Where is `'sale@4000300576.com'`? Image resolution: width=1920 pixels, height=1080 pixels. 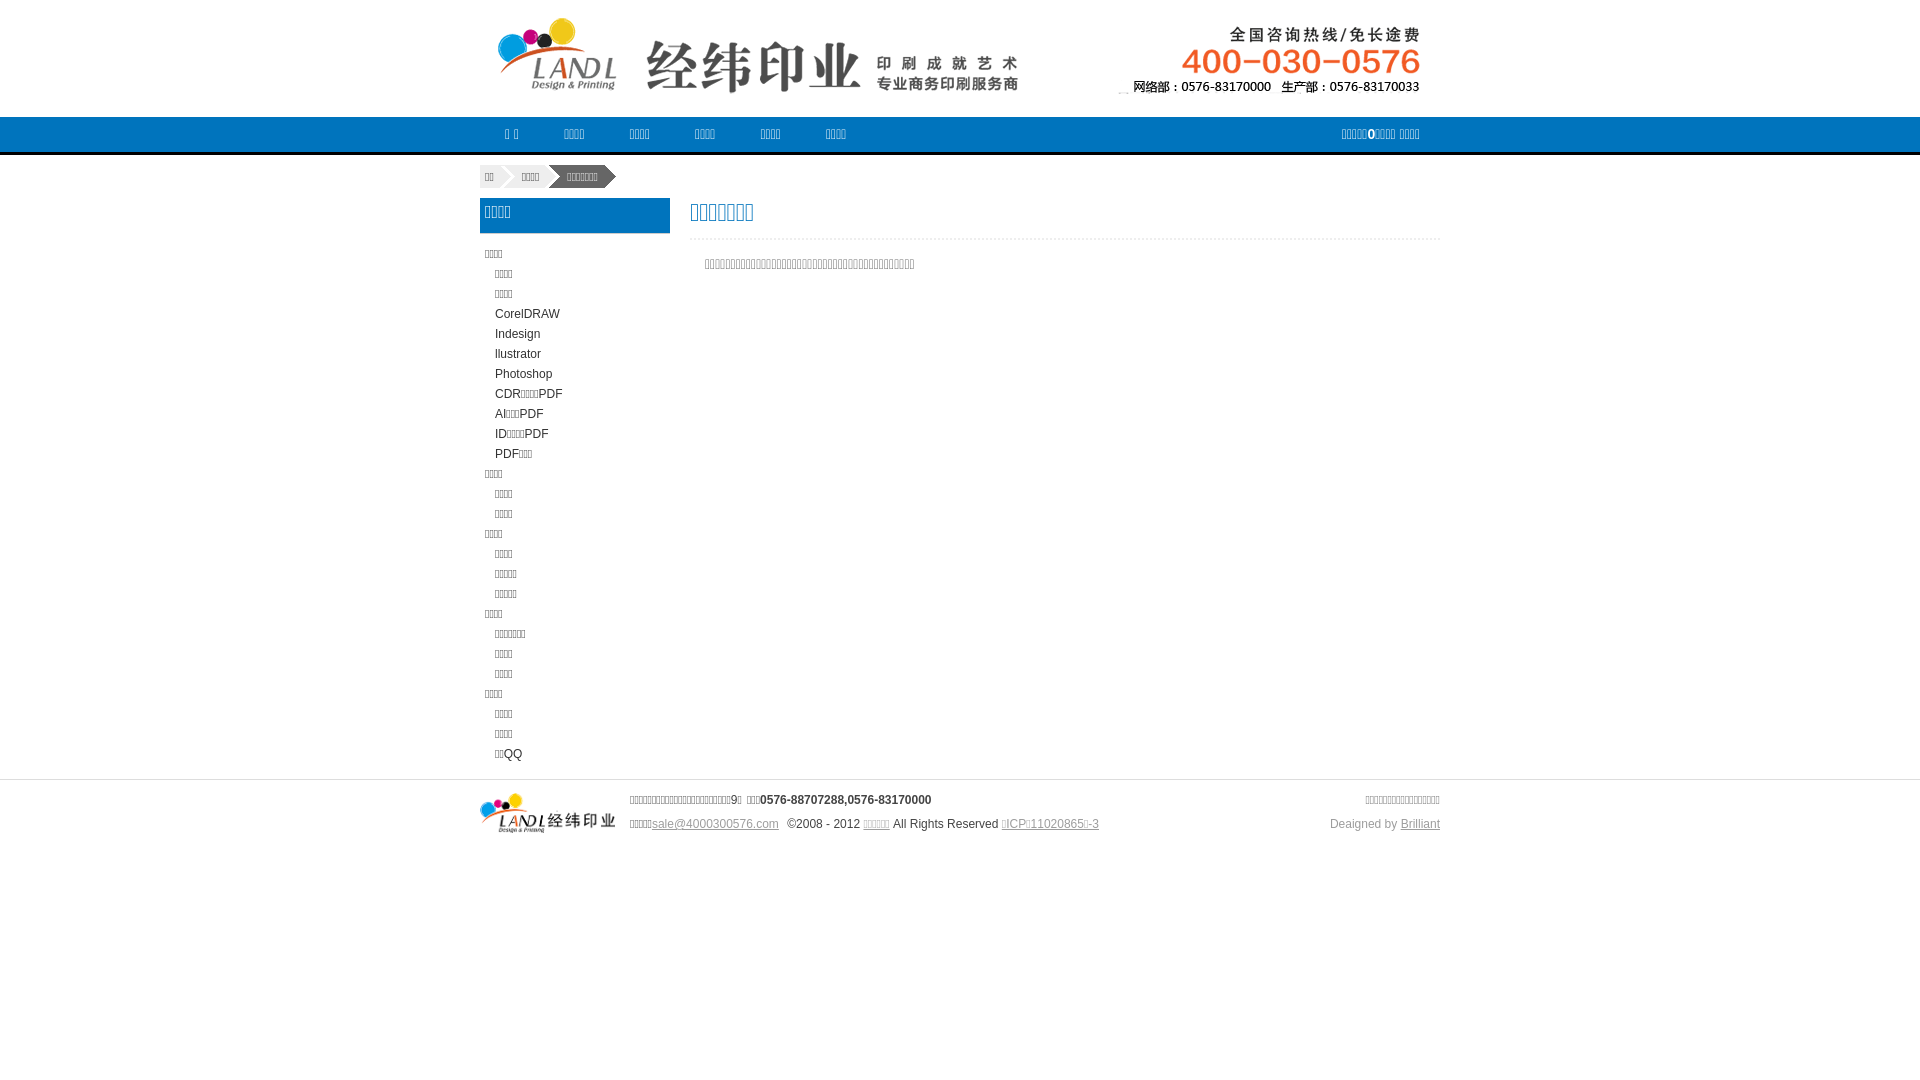
'sale@4000300576.com' is located at coordinates (652, 824).